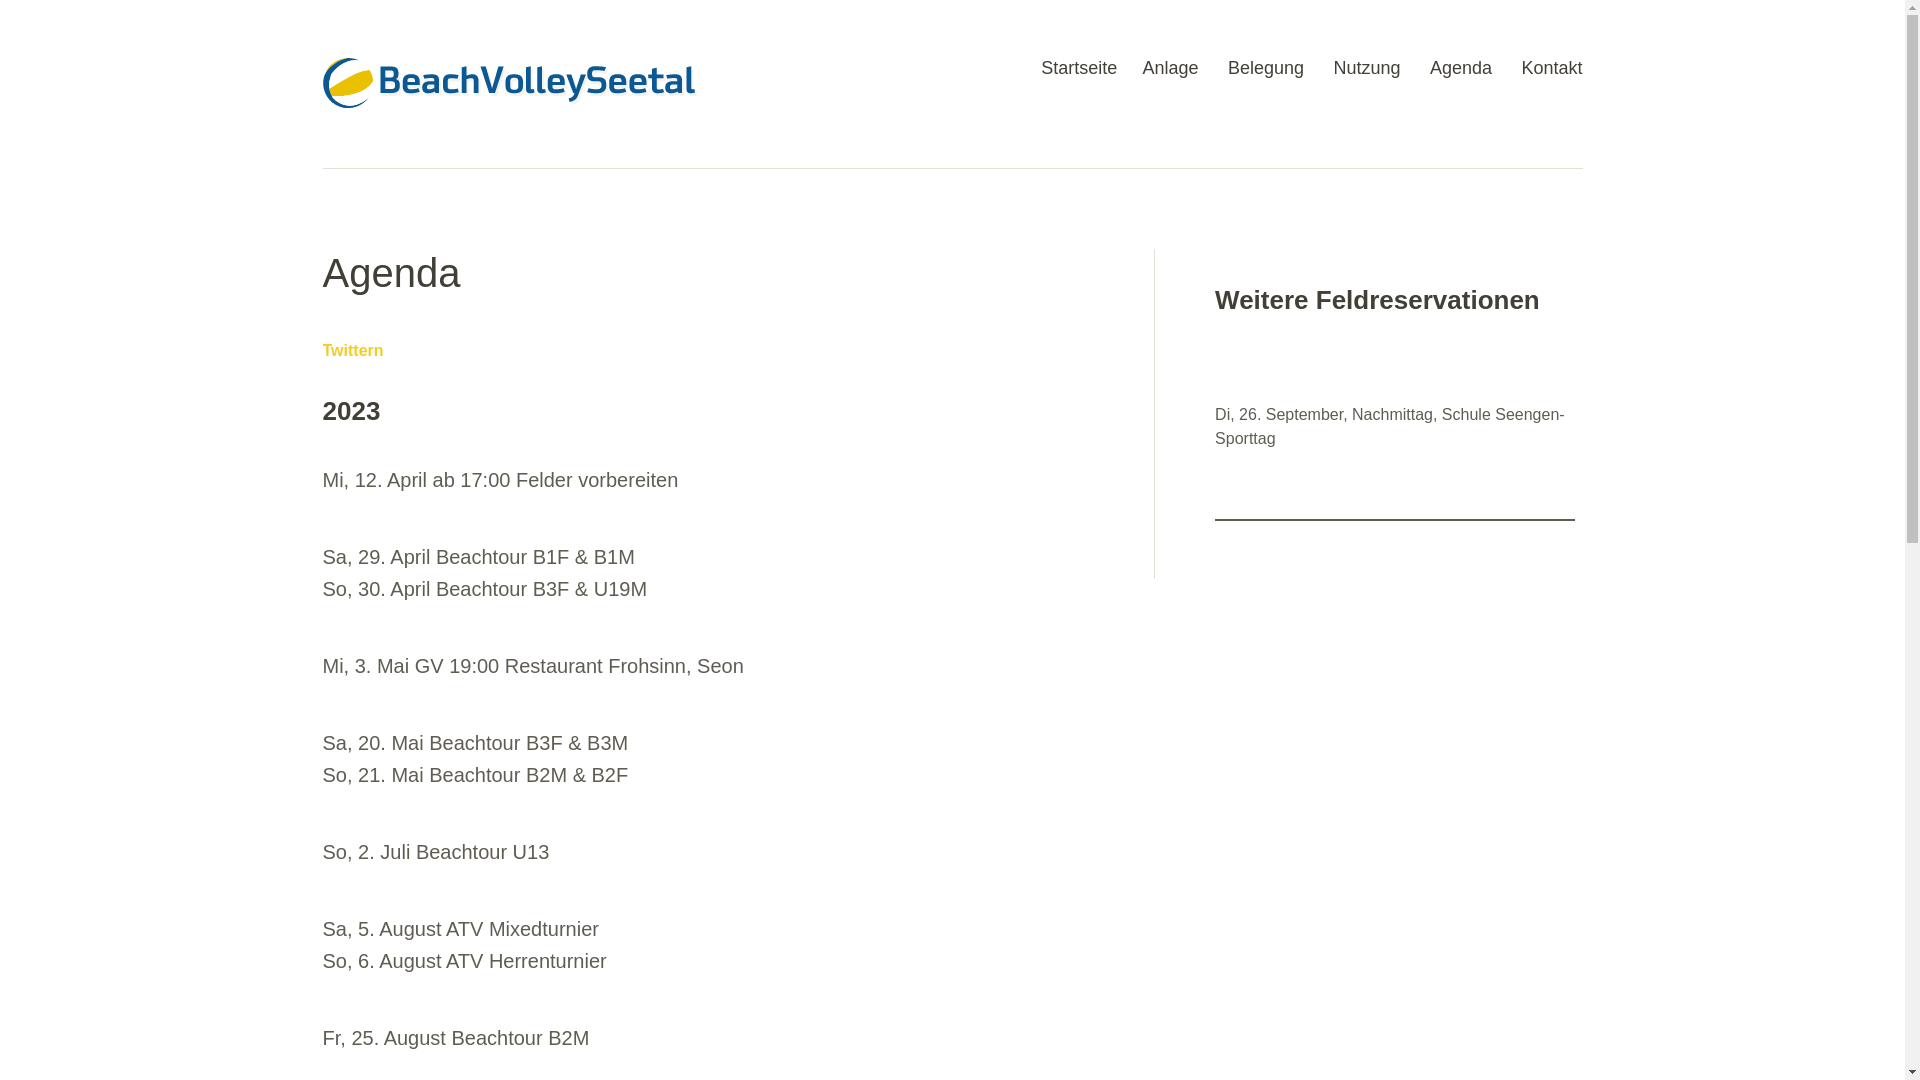 This screenshot has height=1080, width=1920. What do you see at coordinates (1170, 76) in the screenshot?
I see `'Anlage'` at bounding box center [1170, 76].